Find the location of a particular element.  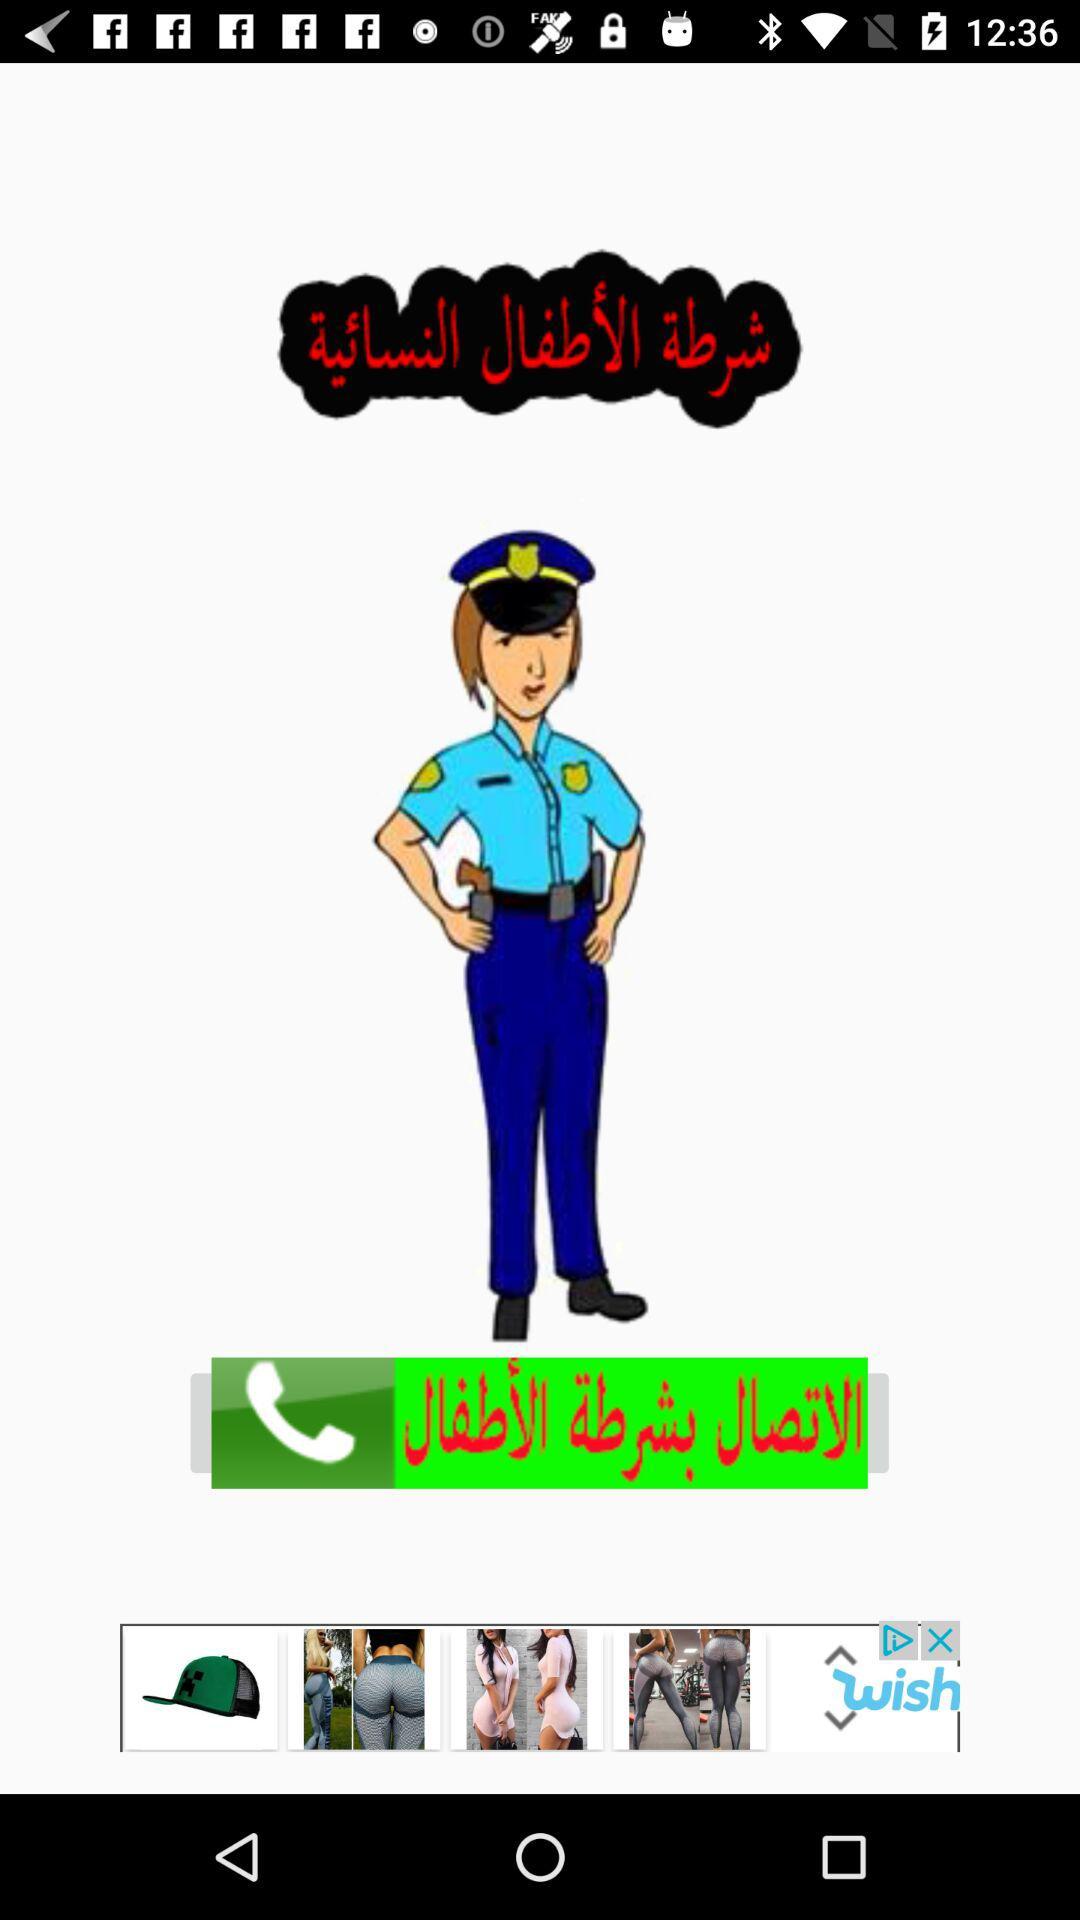

go to wish app is located at coordinates (540, 1685).